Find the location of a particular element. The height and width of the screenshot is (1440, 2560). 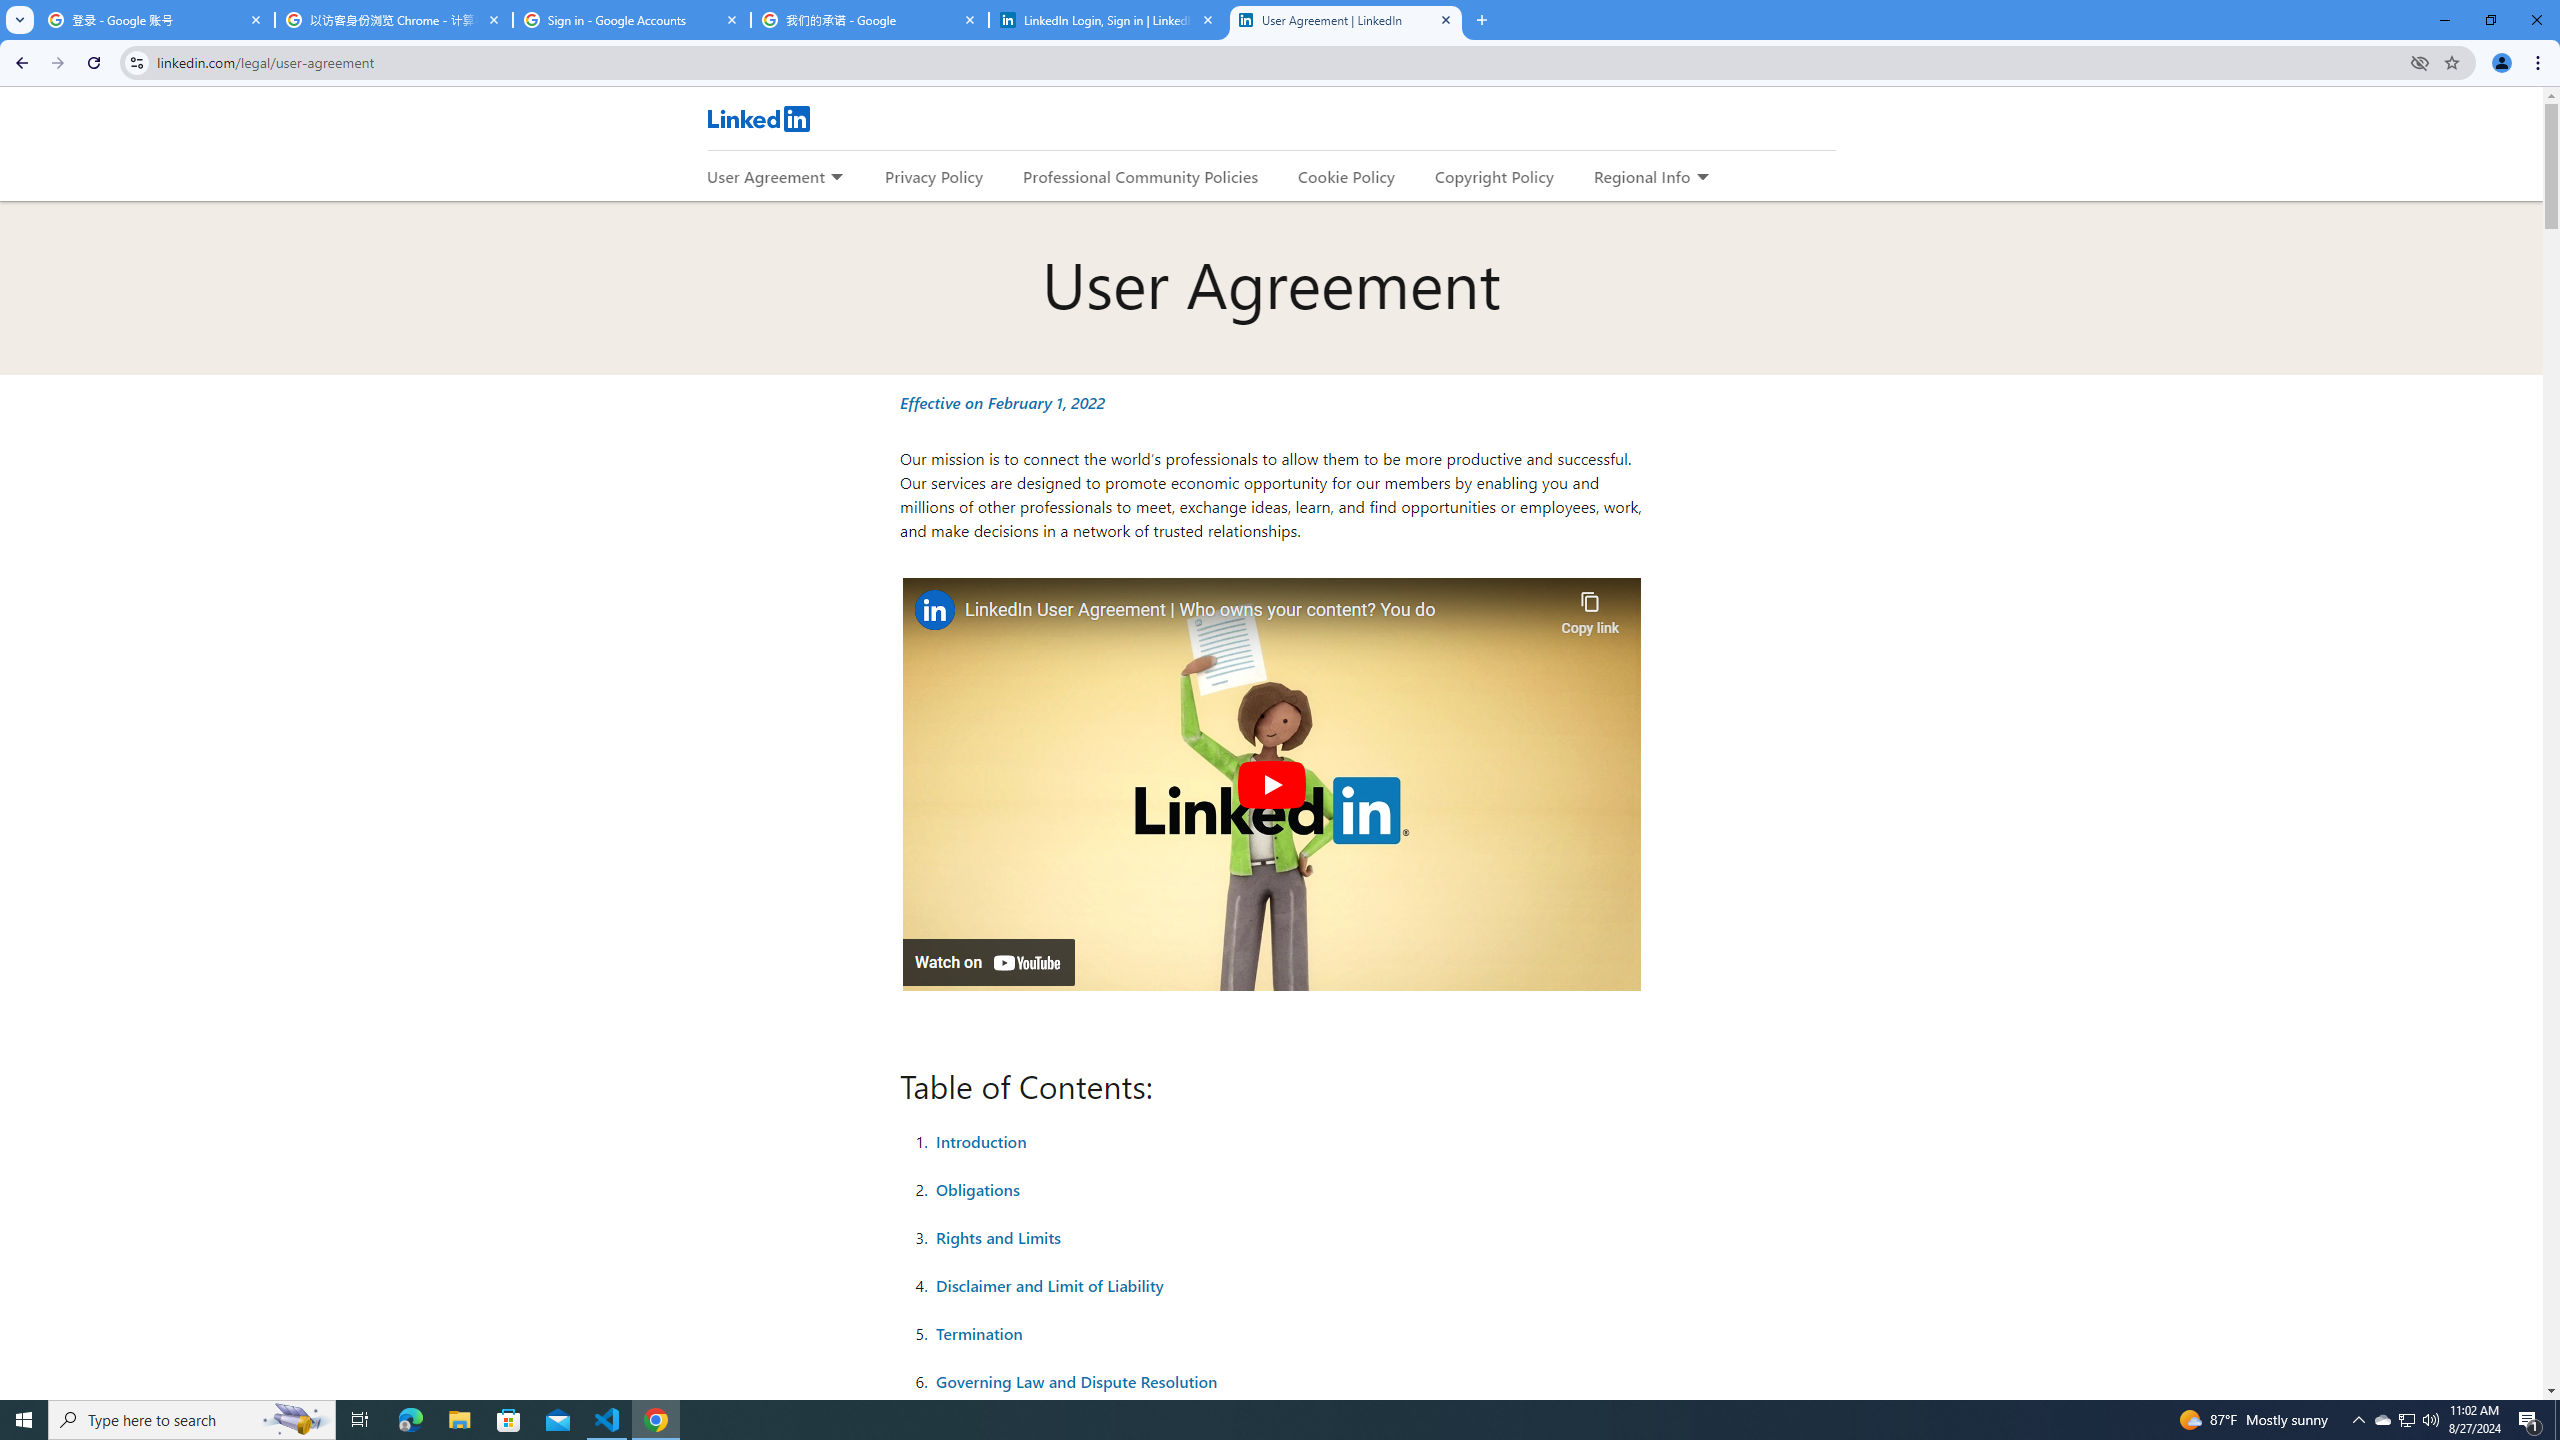

'Expand to show more links for User Agreement' is located at coordinates (835, 177).